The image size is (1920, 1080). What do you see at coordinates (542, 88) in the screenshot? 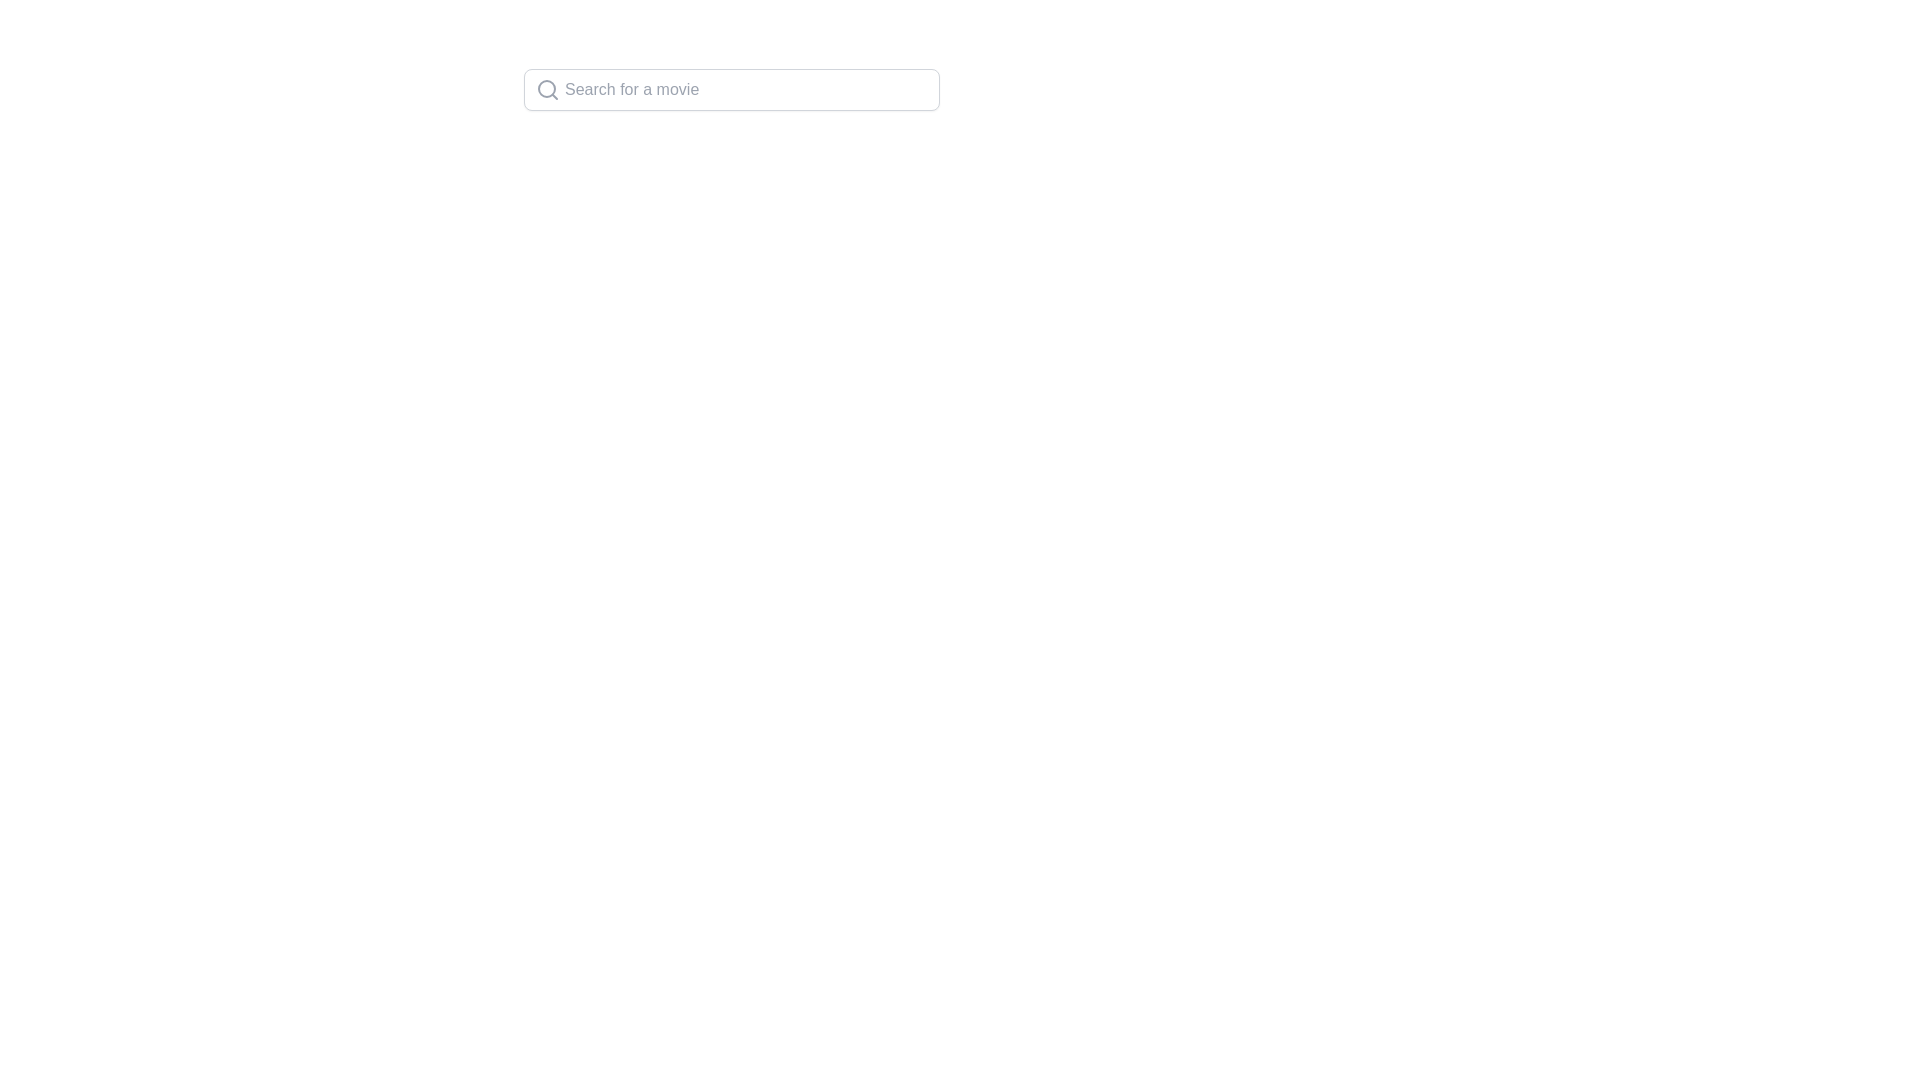
I see `the gray magnifying glass icon to focus the associated input field labeled 'Search for a movie'` at bounding box center [542, 88].